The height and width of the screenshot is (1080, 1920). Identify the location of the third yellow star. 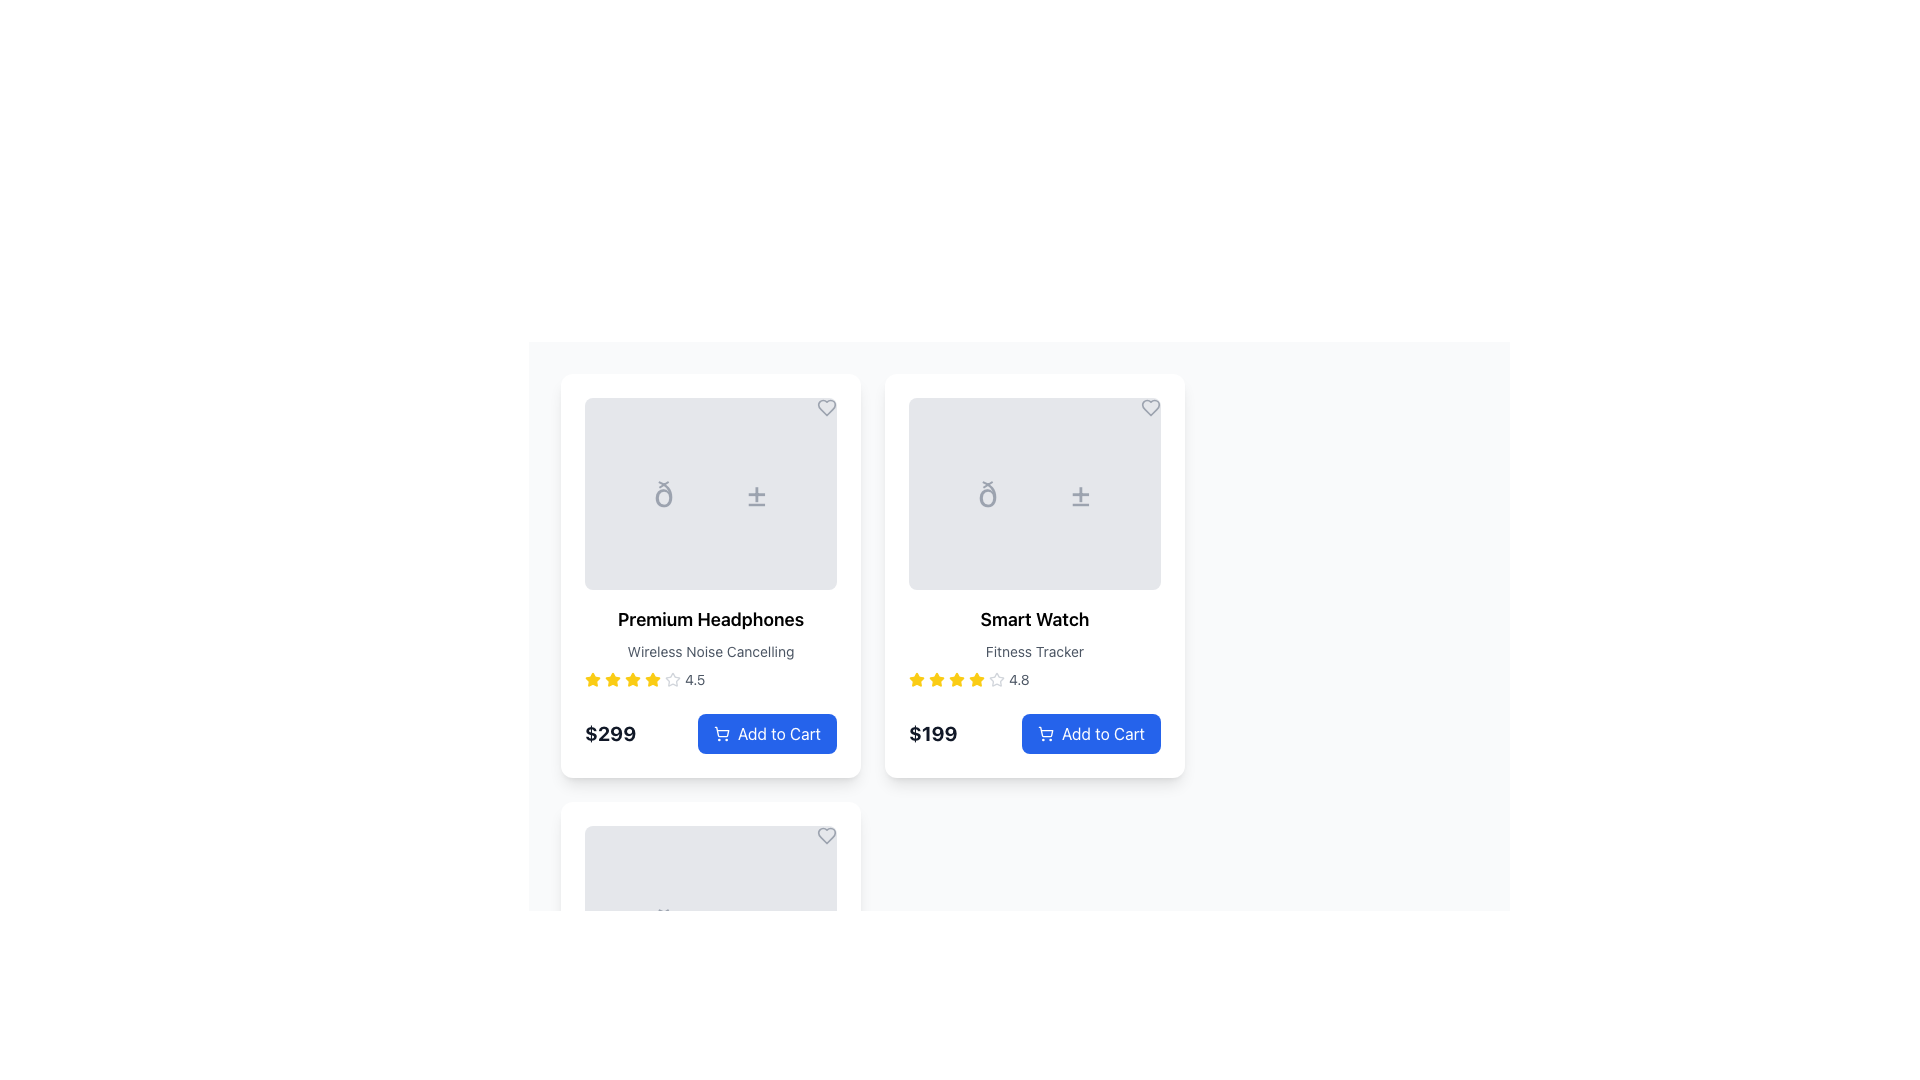
(935, 678).